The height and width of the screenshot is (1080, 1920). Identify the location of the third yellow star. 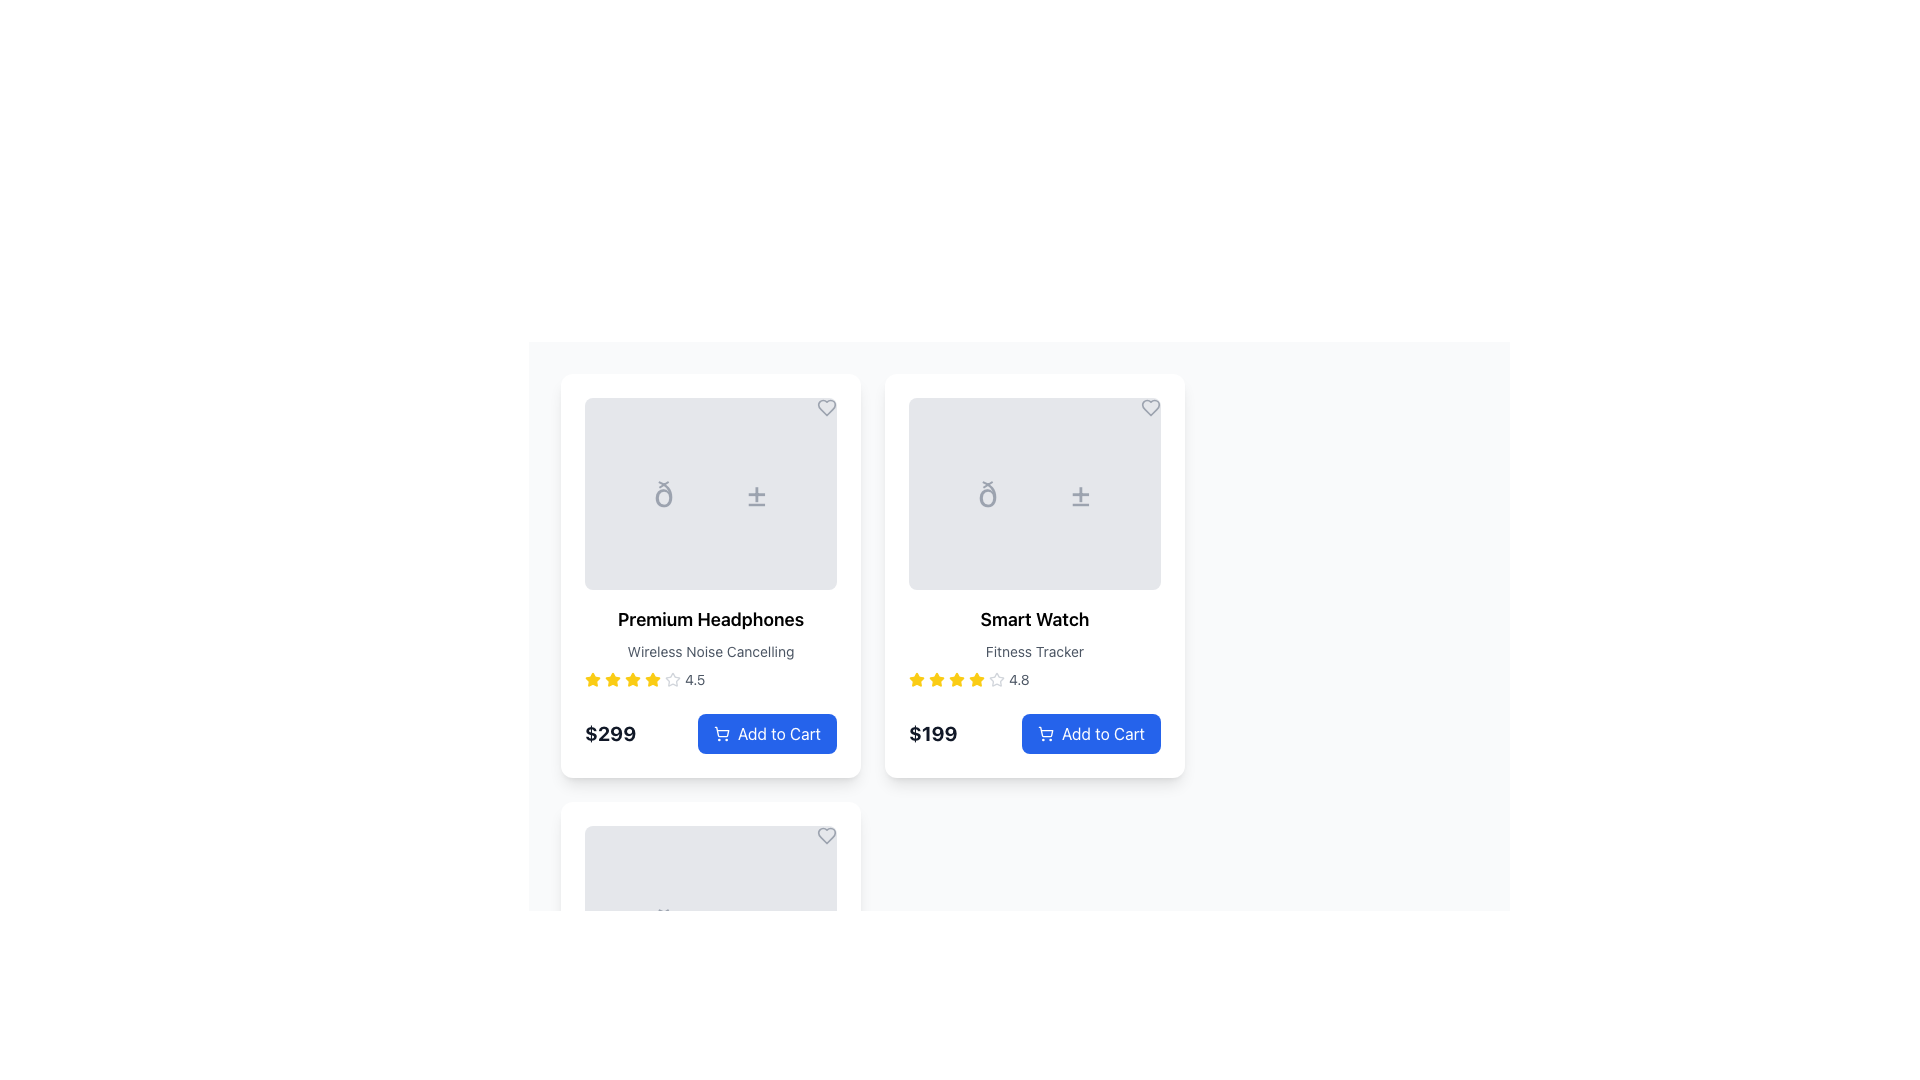
(935, 678).